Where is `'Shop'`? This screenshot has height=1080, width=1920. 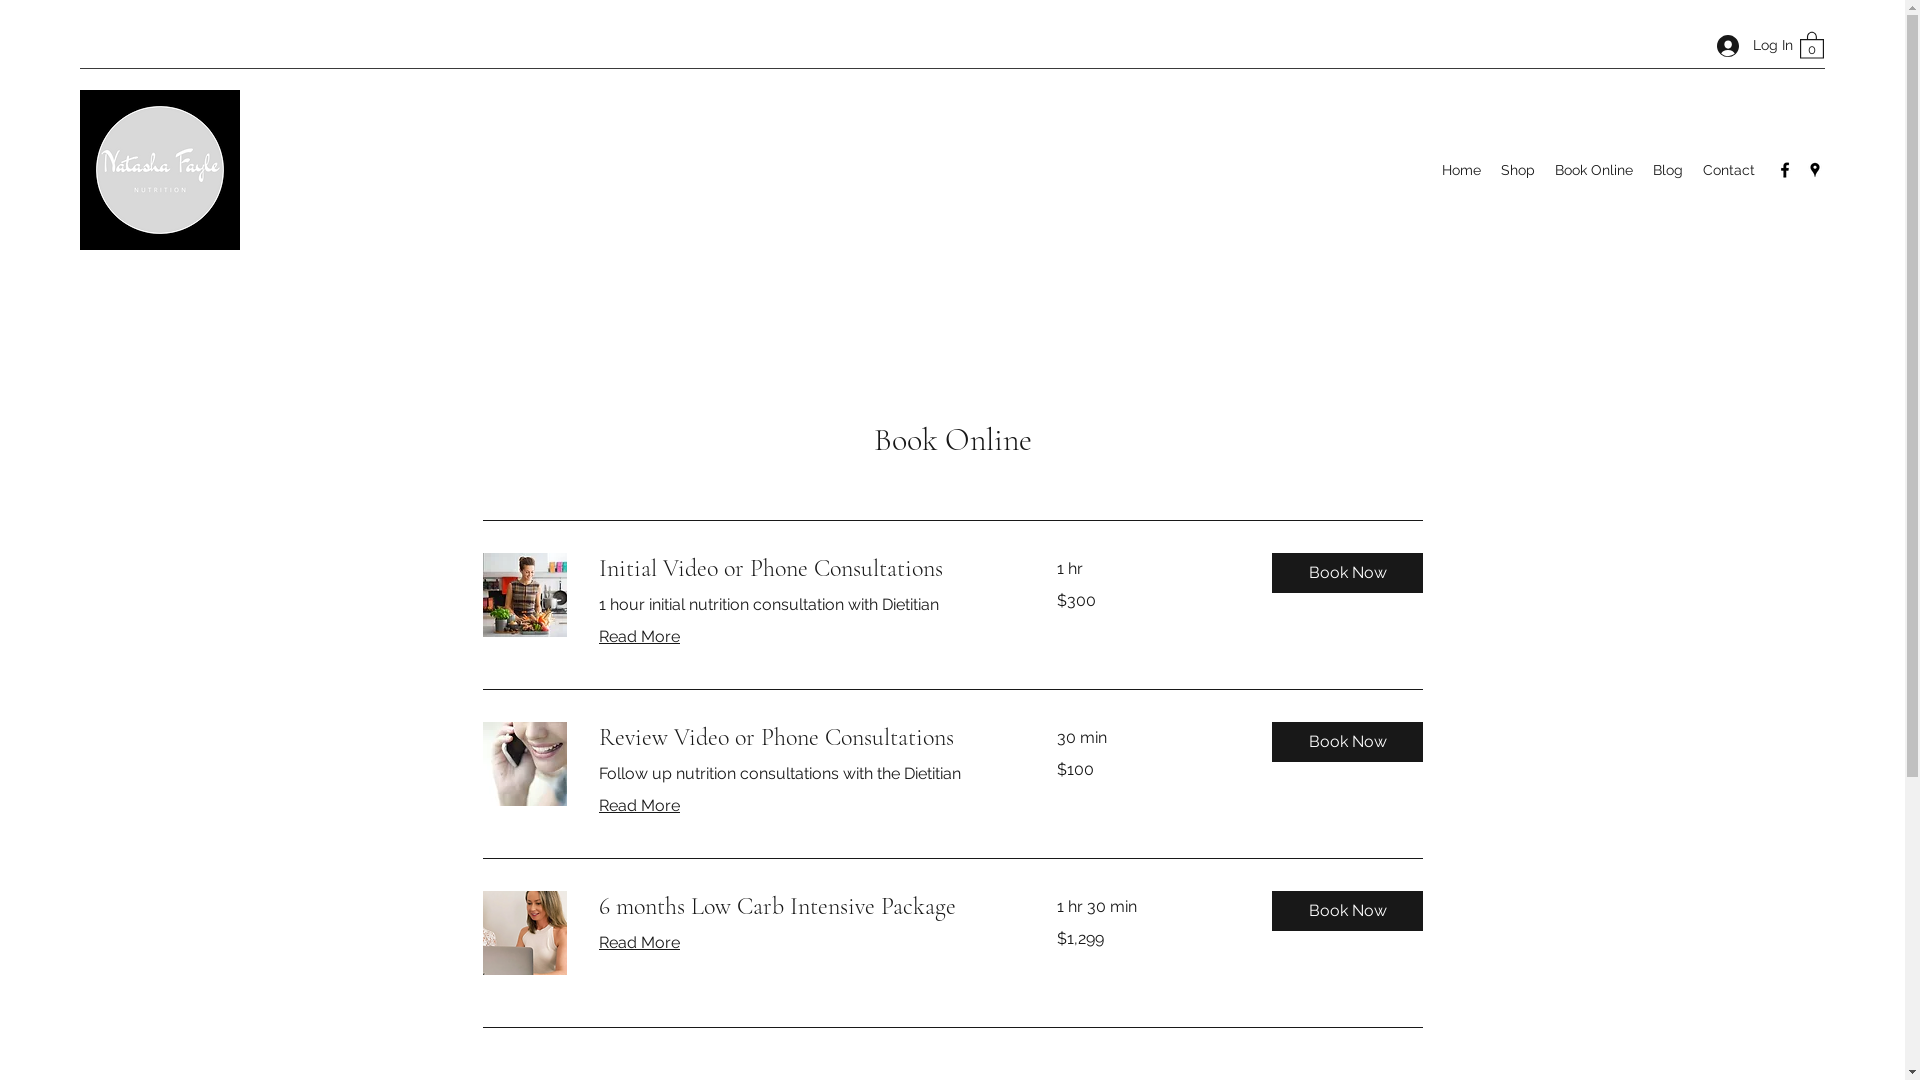 'Shop' is located at coordinates (1517, 168).